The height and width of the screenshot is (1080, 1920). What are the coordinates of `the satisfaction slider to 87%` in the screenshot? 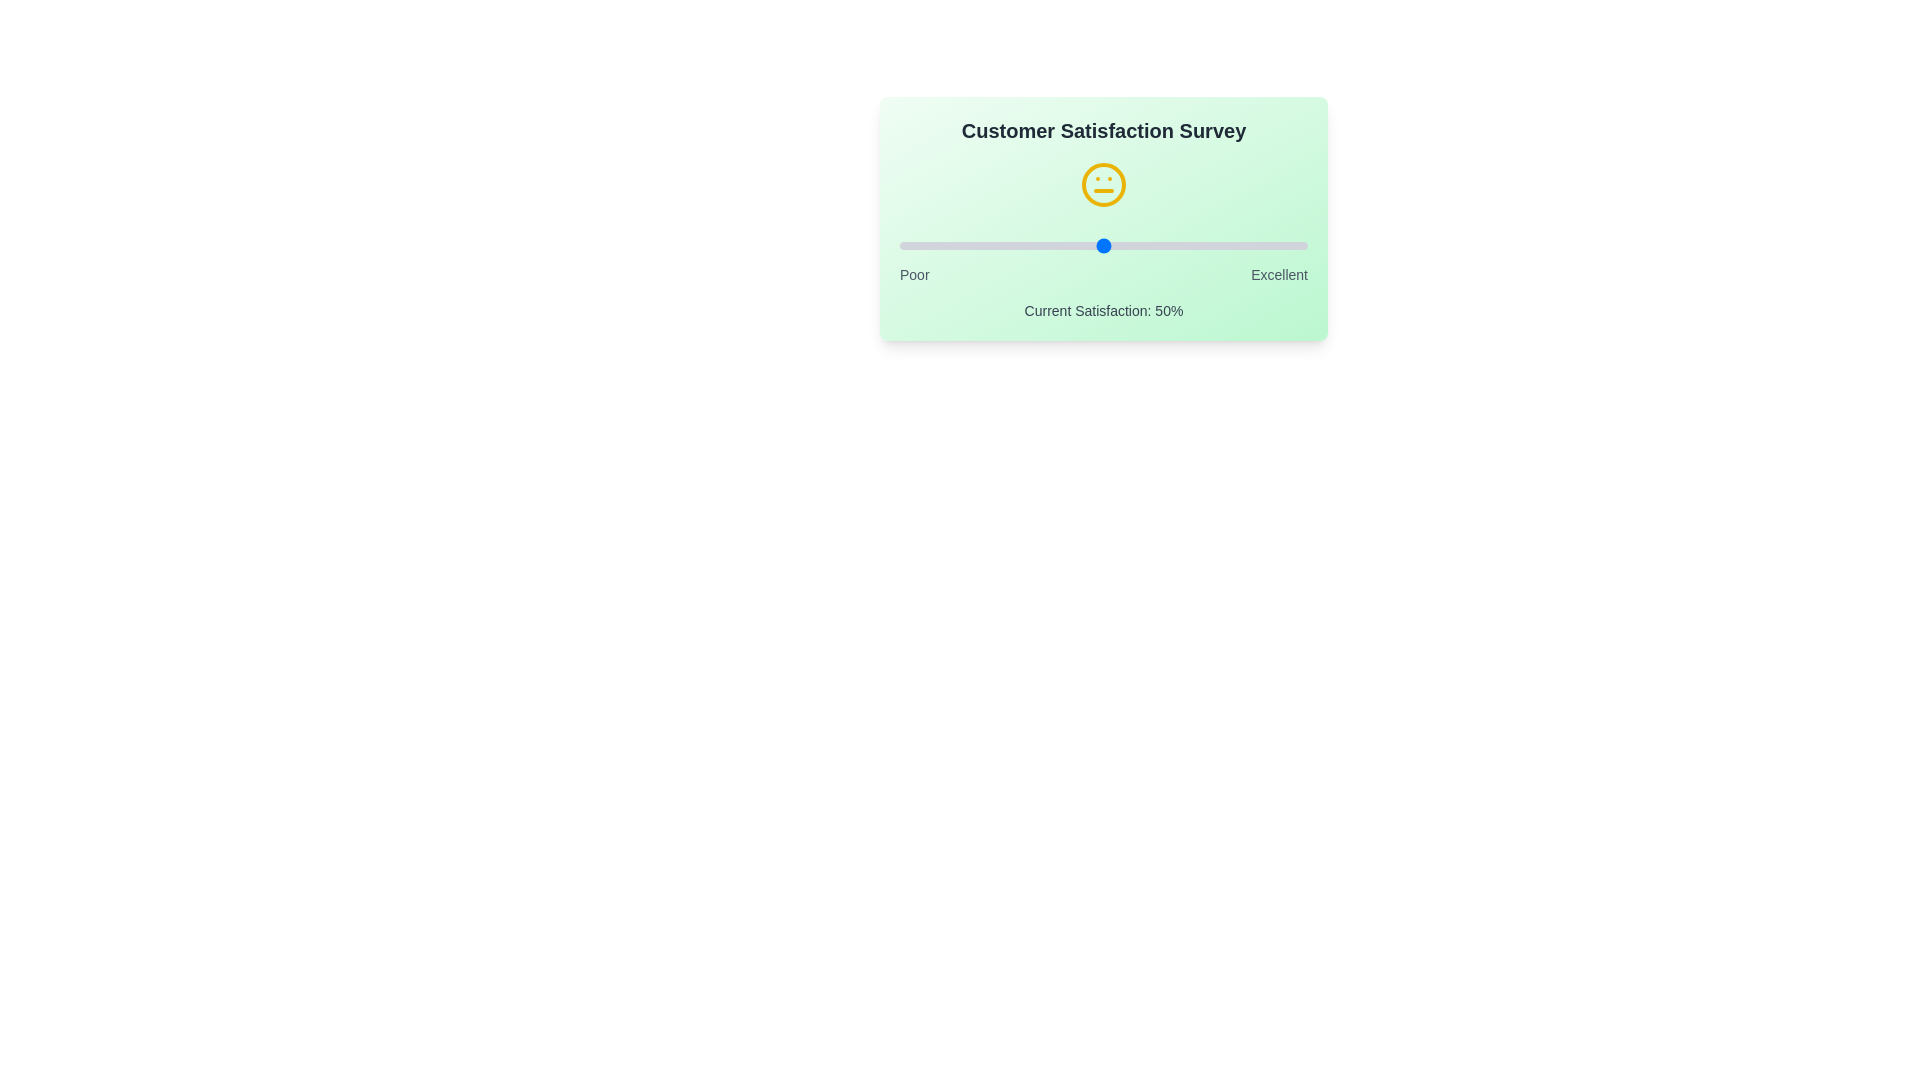 It's located at (1253, 245).